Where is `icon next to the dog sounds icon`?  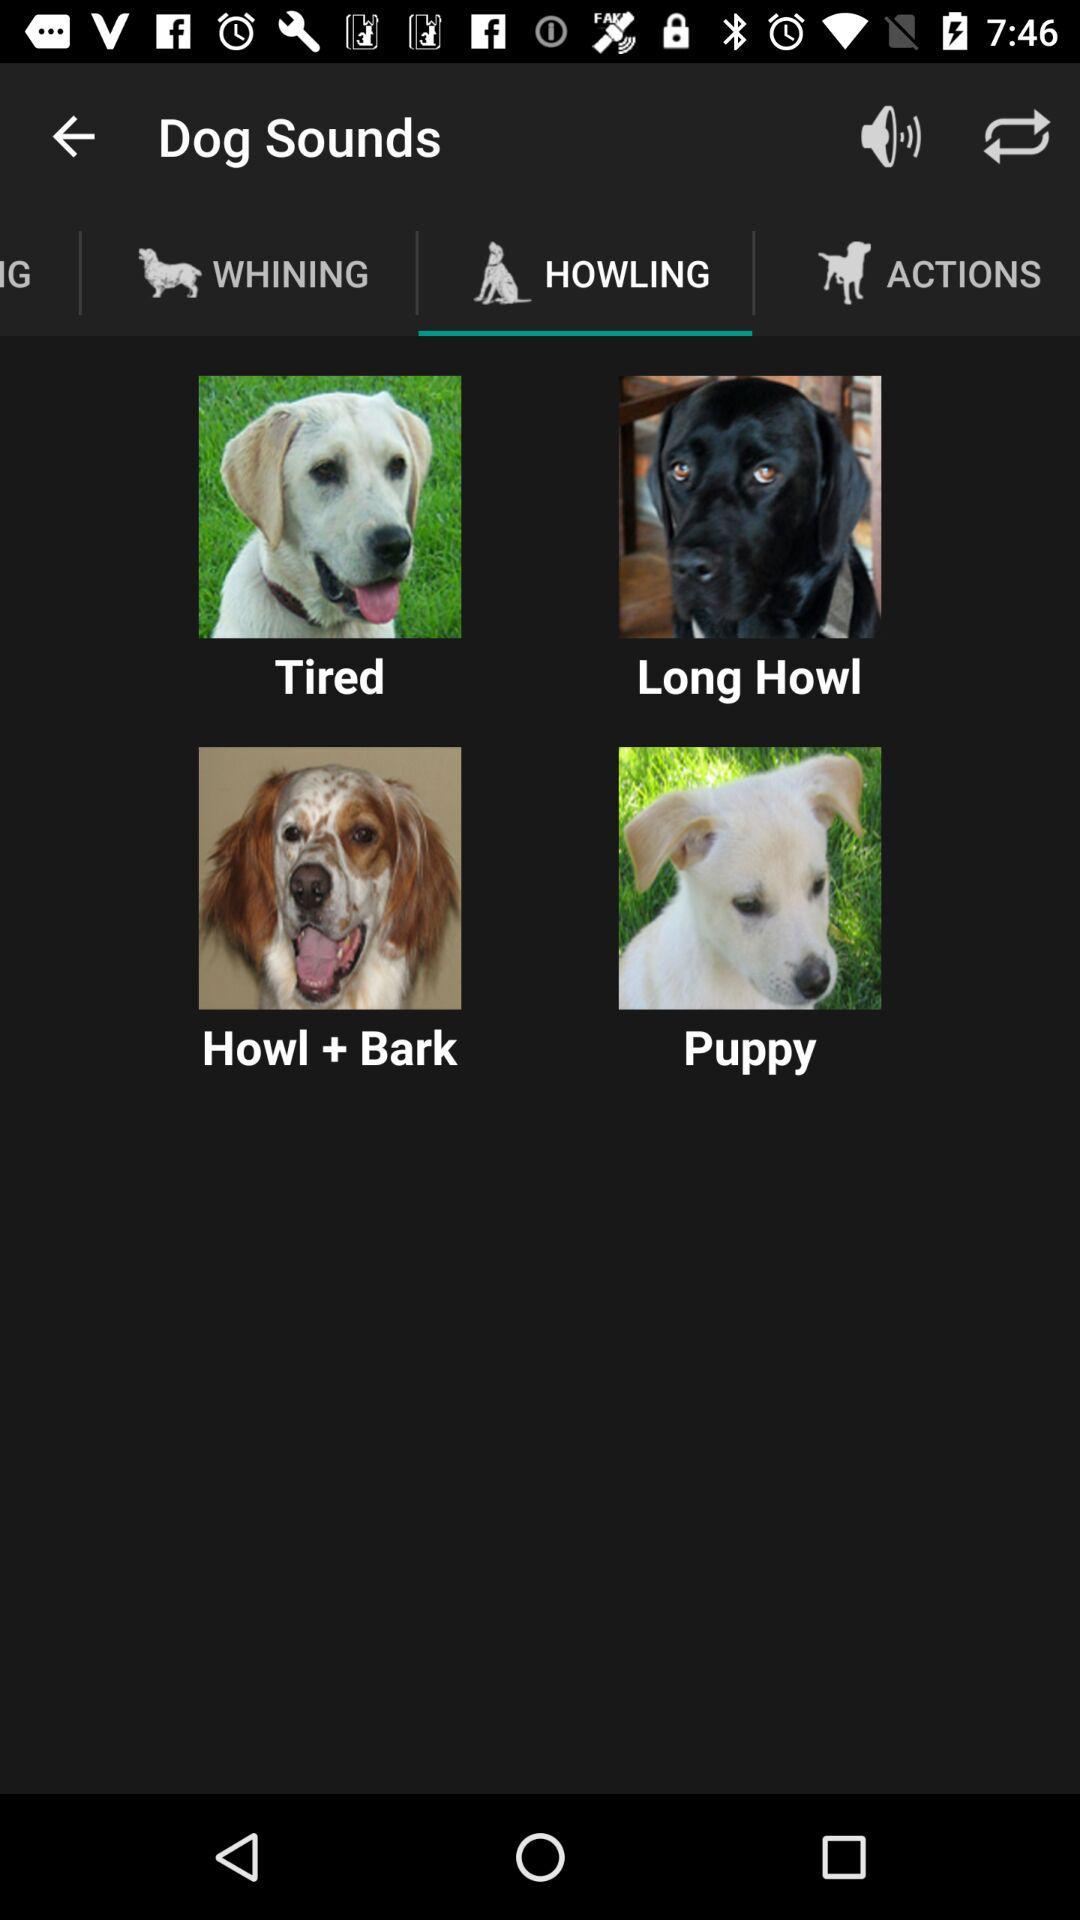 icon next to the dog sounds icon is located at coordinates (72, 135).